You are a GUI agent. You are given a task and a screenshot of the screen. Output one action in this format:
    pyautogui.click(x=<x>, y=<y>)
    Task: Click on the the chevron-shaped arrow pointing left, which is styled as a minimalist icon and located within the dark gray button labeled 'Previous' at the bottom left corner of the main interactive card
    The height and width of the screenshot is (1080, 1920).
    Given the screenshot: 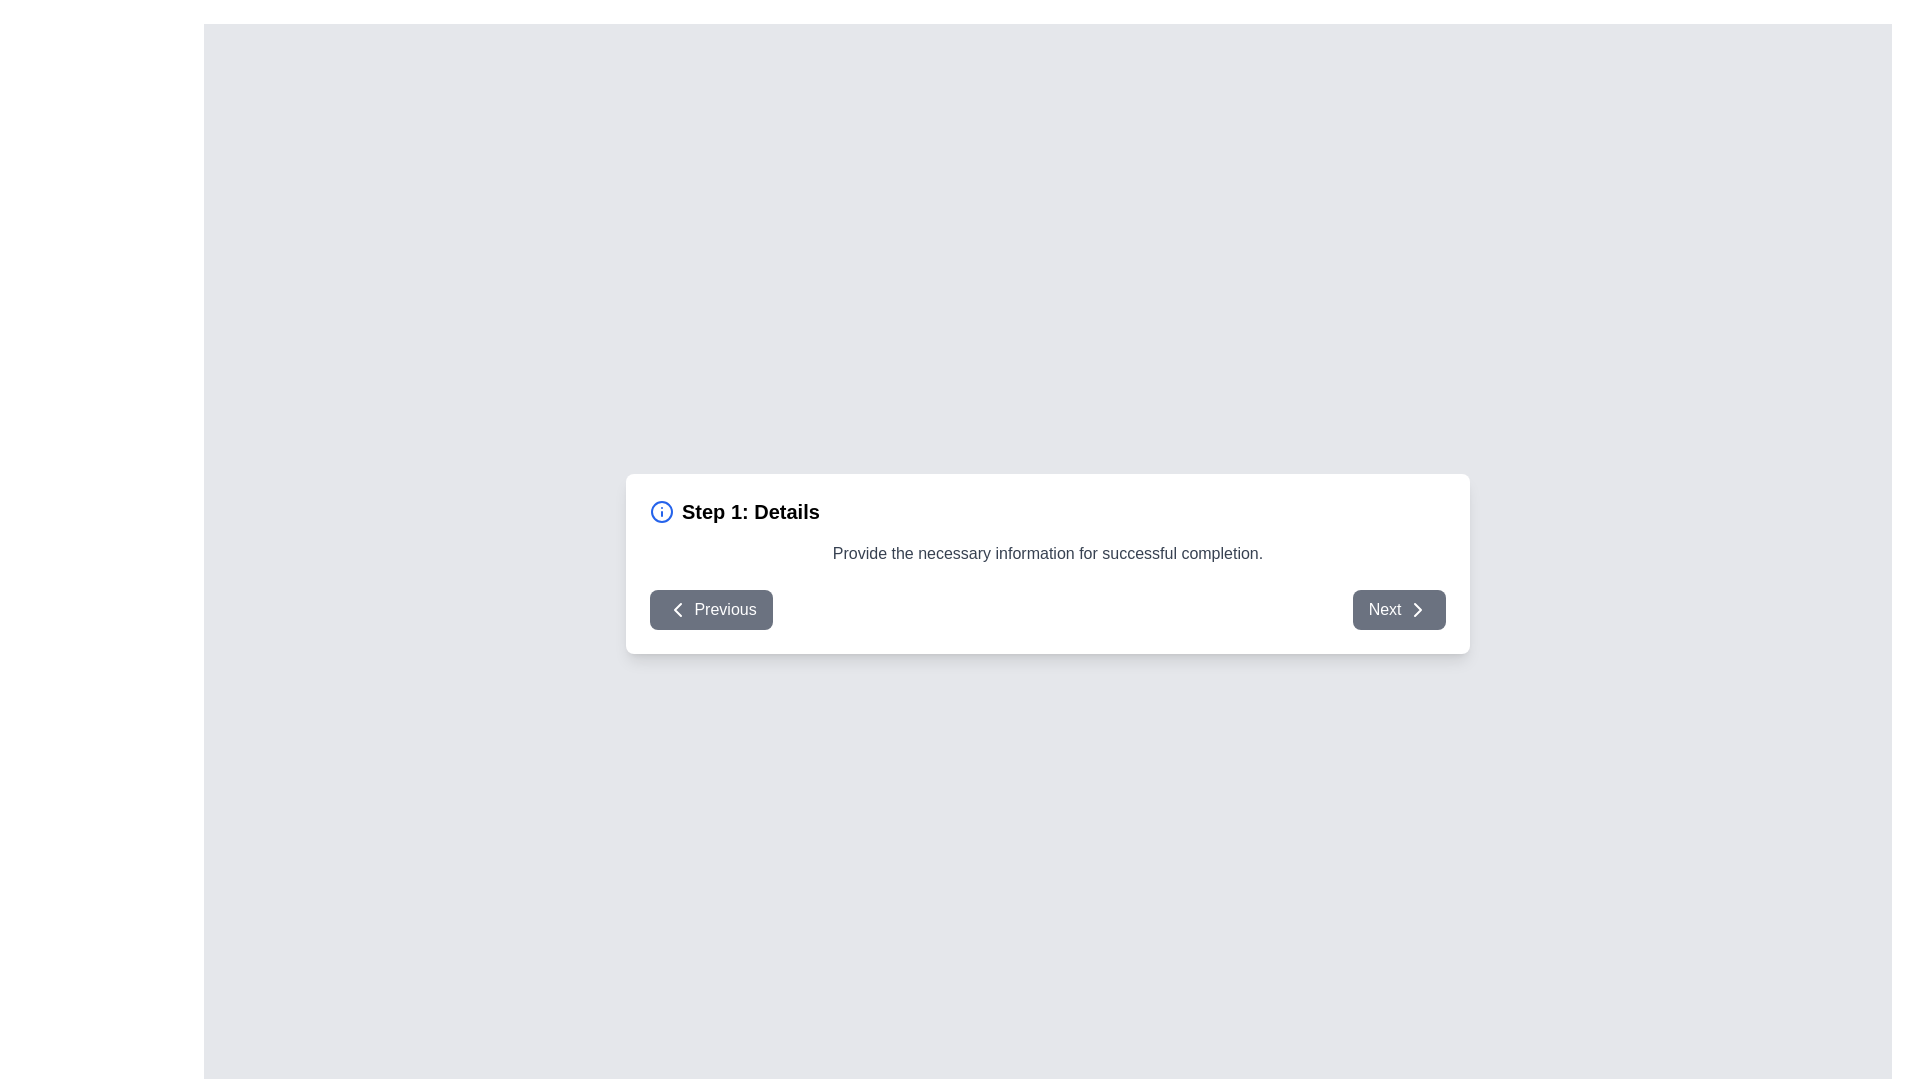 What is the action you would take?
    pyautogui.click(x=677, y=608)
    